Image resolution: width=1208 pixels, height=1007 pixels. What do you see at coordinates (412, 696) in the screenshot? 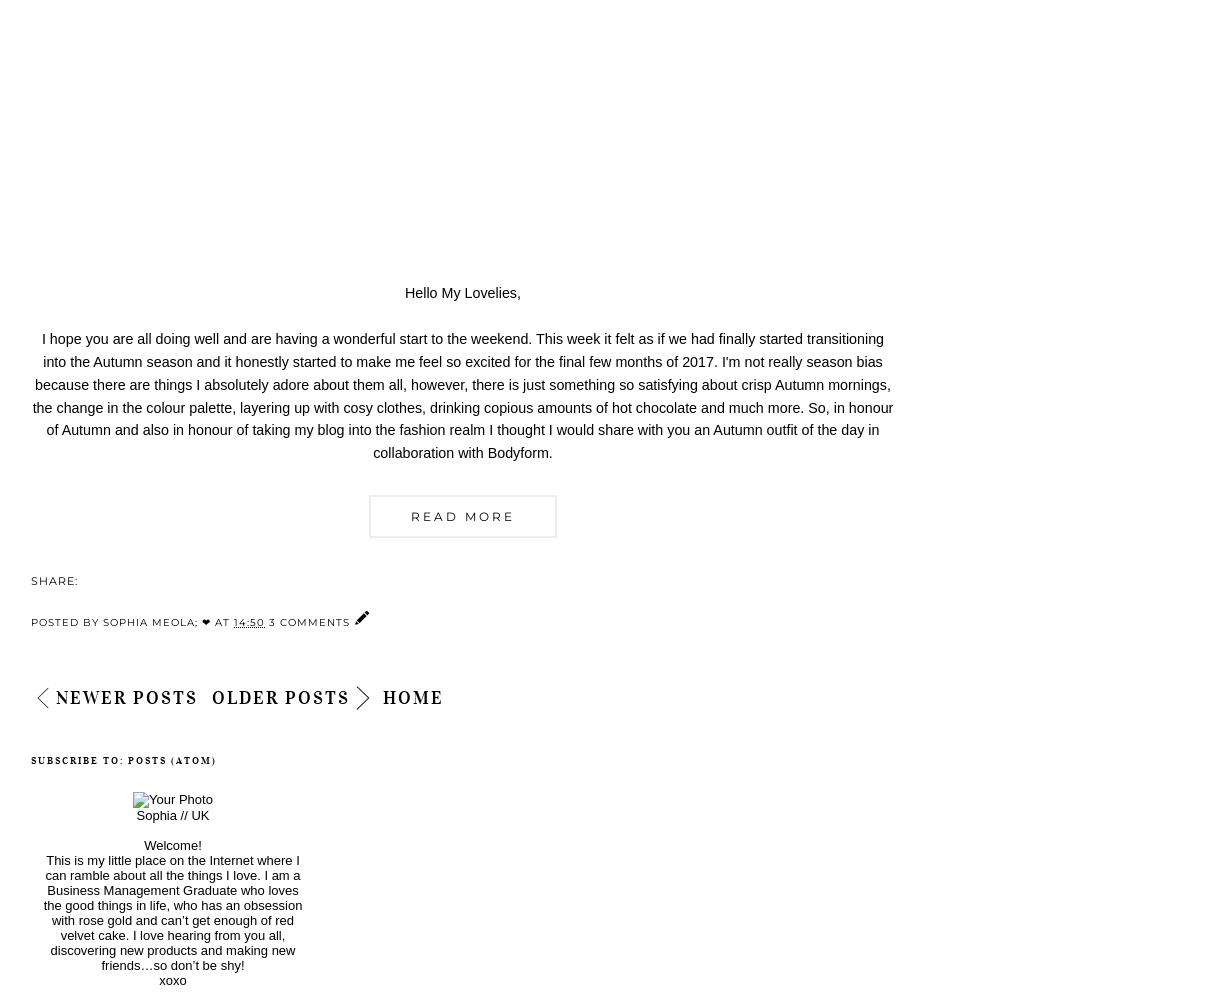
I see `'Home'` at bounding box center [412, 696].